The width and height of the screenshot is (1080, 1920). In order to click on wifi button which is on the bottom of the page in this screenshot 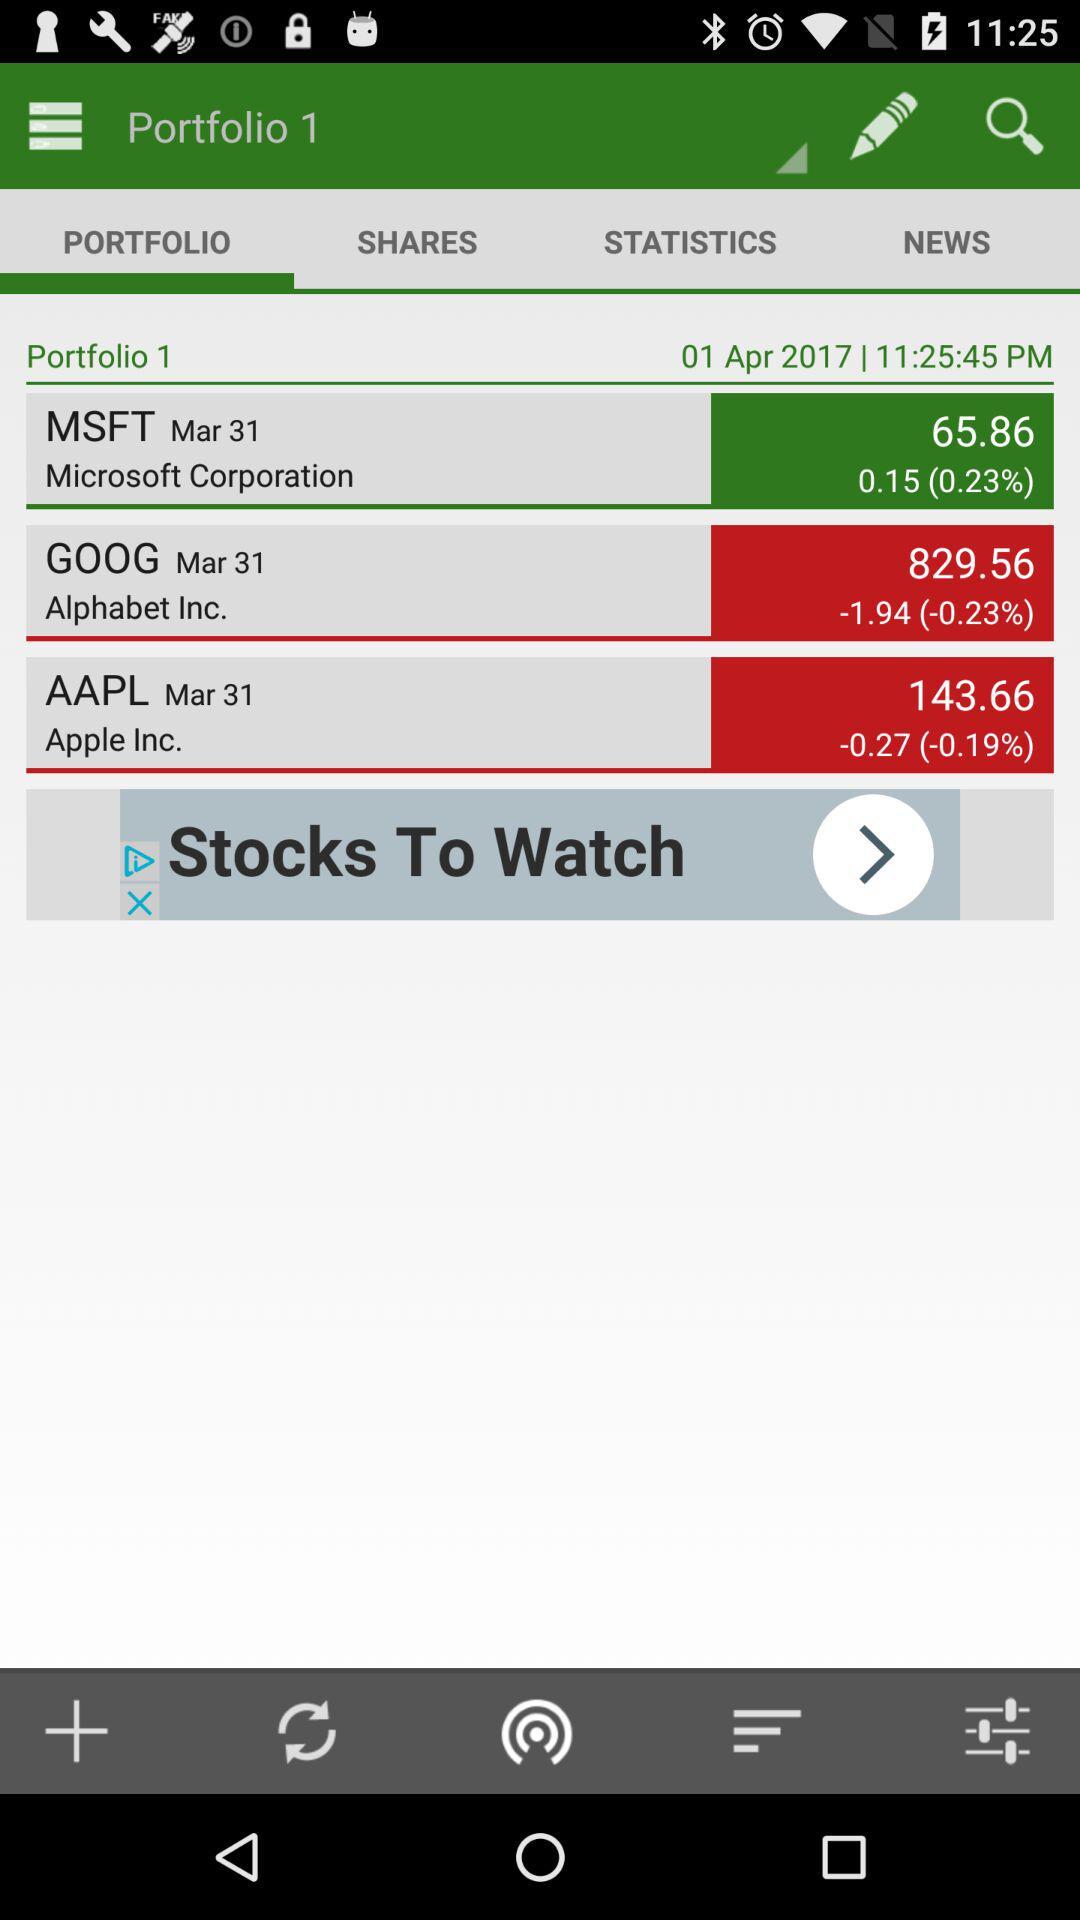, I will do `click(536, 1730)`.